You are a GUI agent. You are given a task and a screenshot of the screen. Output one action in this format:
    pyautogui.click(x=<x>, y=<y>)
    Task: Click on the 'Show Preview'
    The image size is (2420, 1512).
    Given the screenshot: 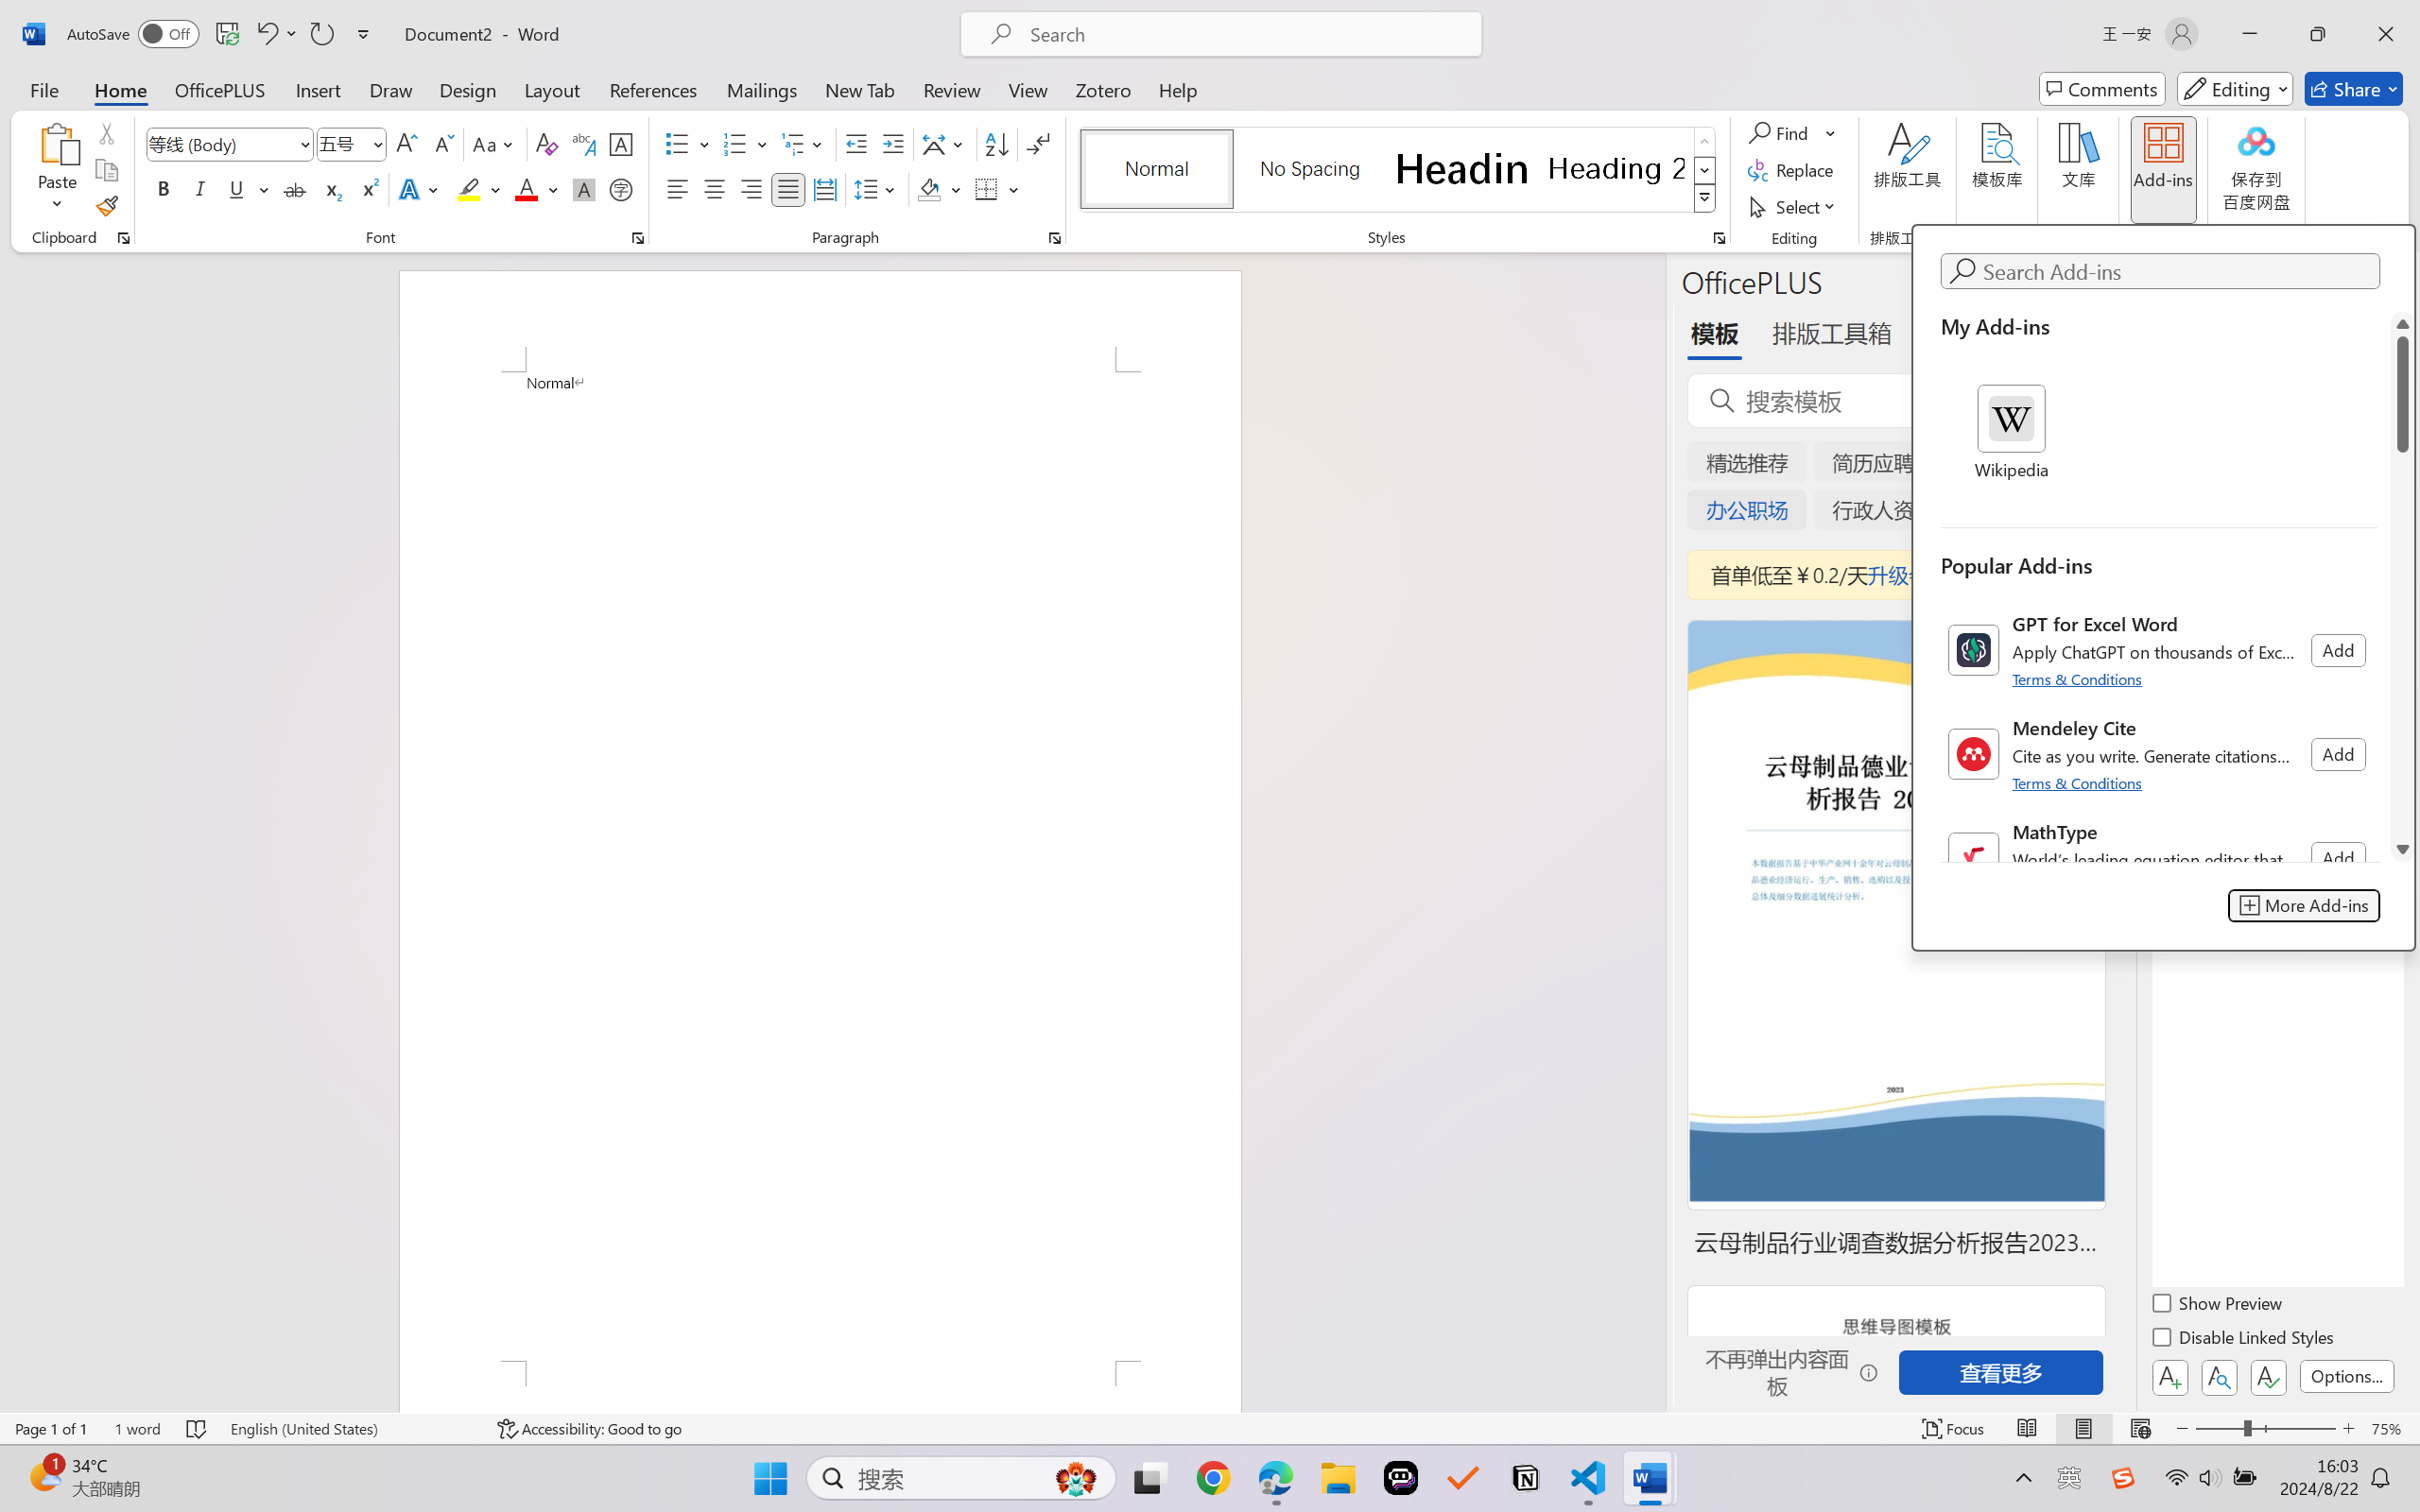 What is the action you would take?
    pyautogui.click(x=2218, y=1305)
    